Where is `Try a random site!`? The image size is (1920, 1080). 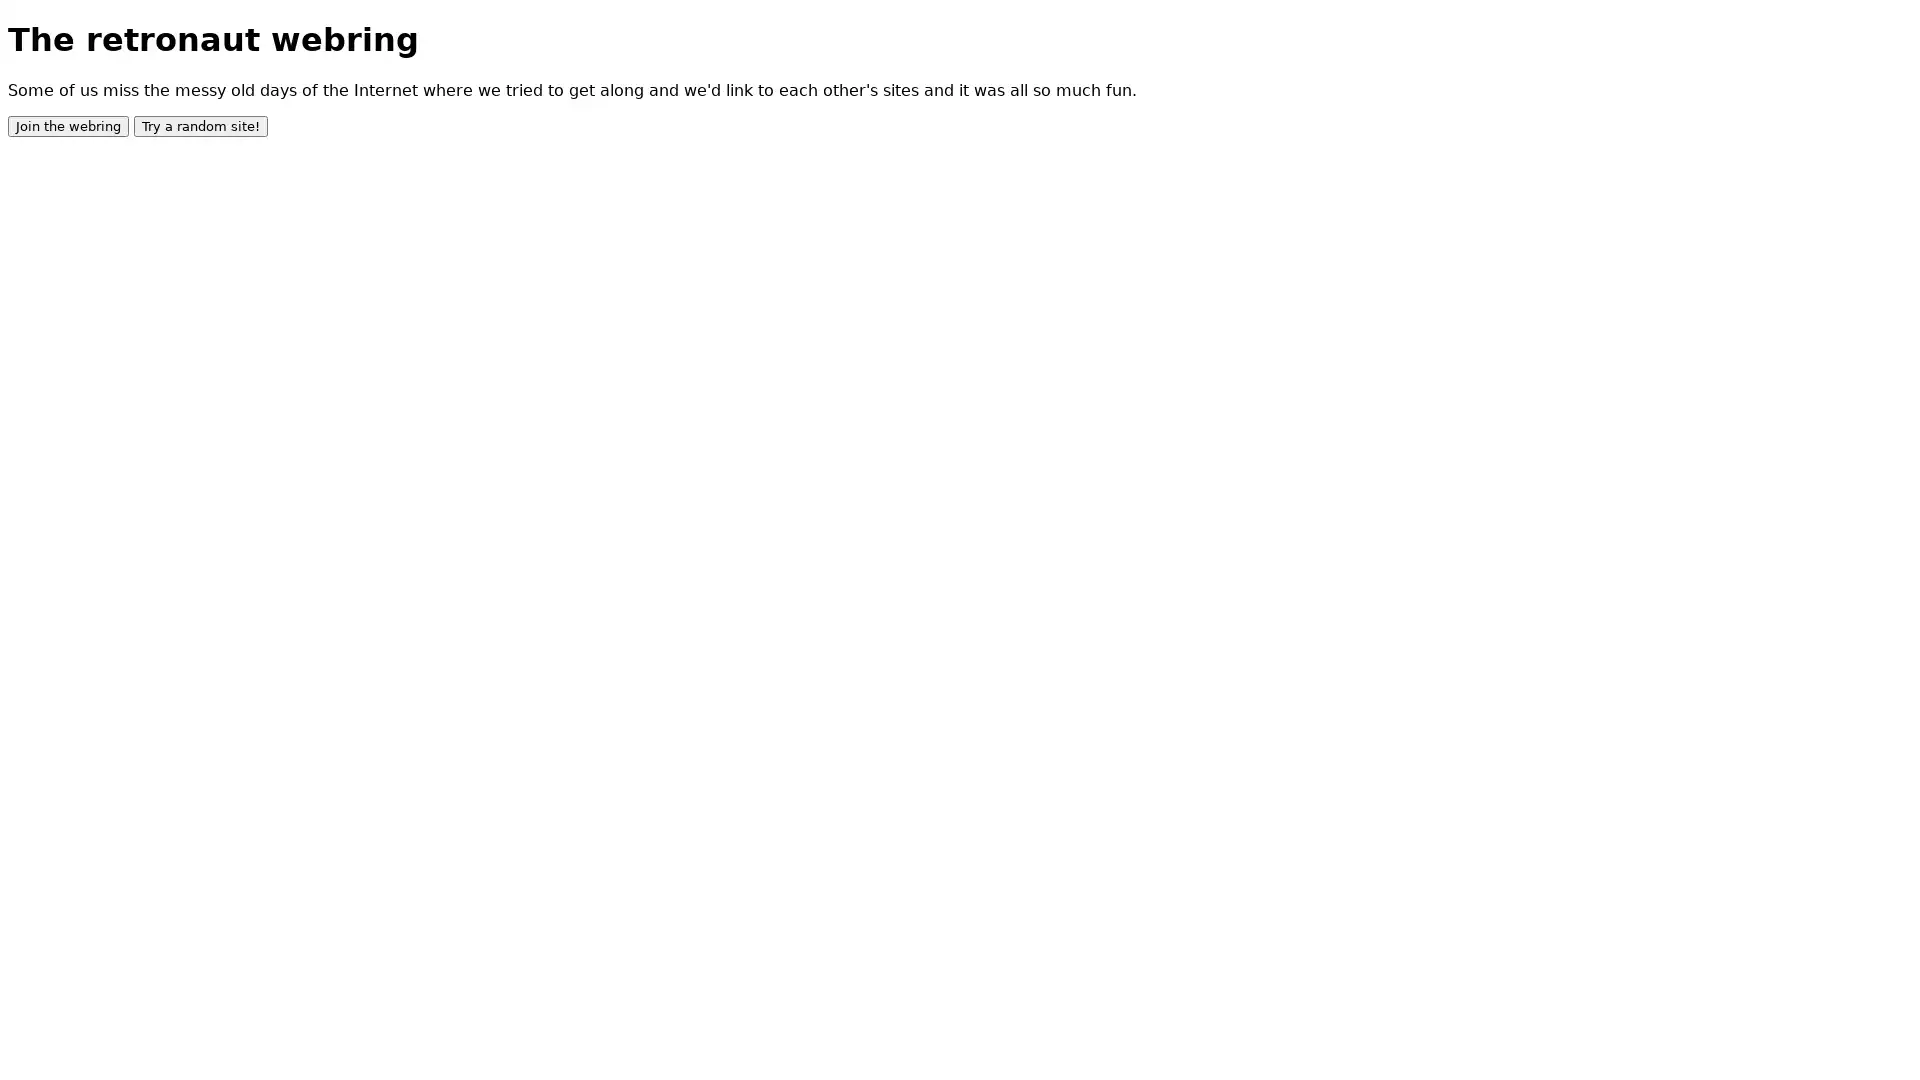 Try a random site! is located at coordinates (201, 125).